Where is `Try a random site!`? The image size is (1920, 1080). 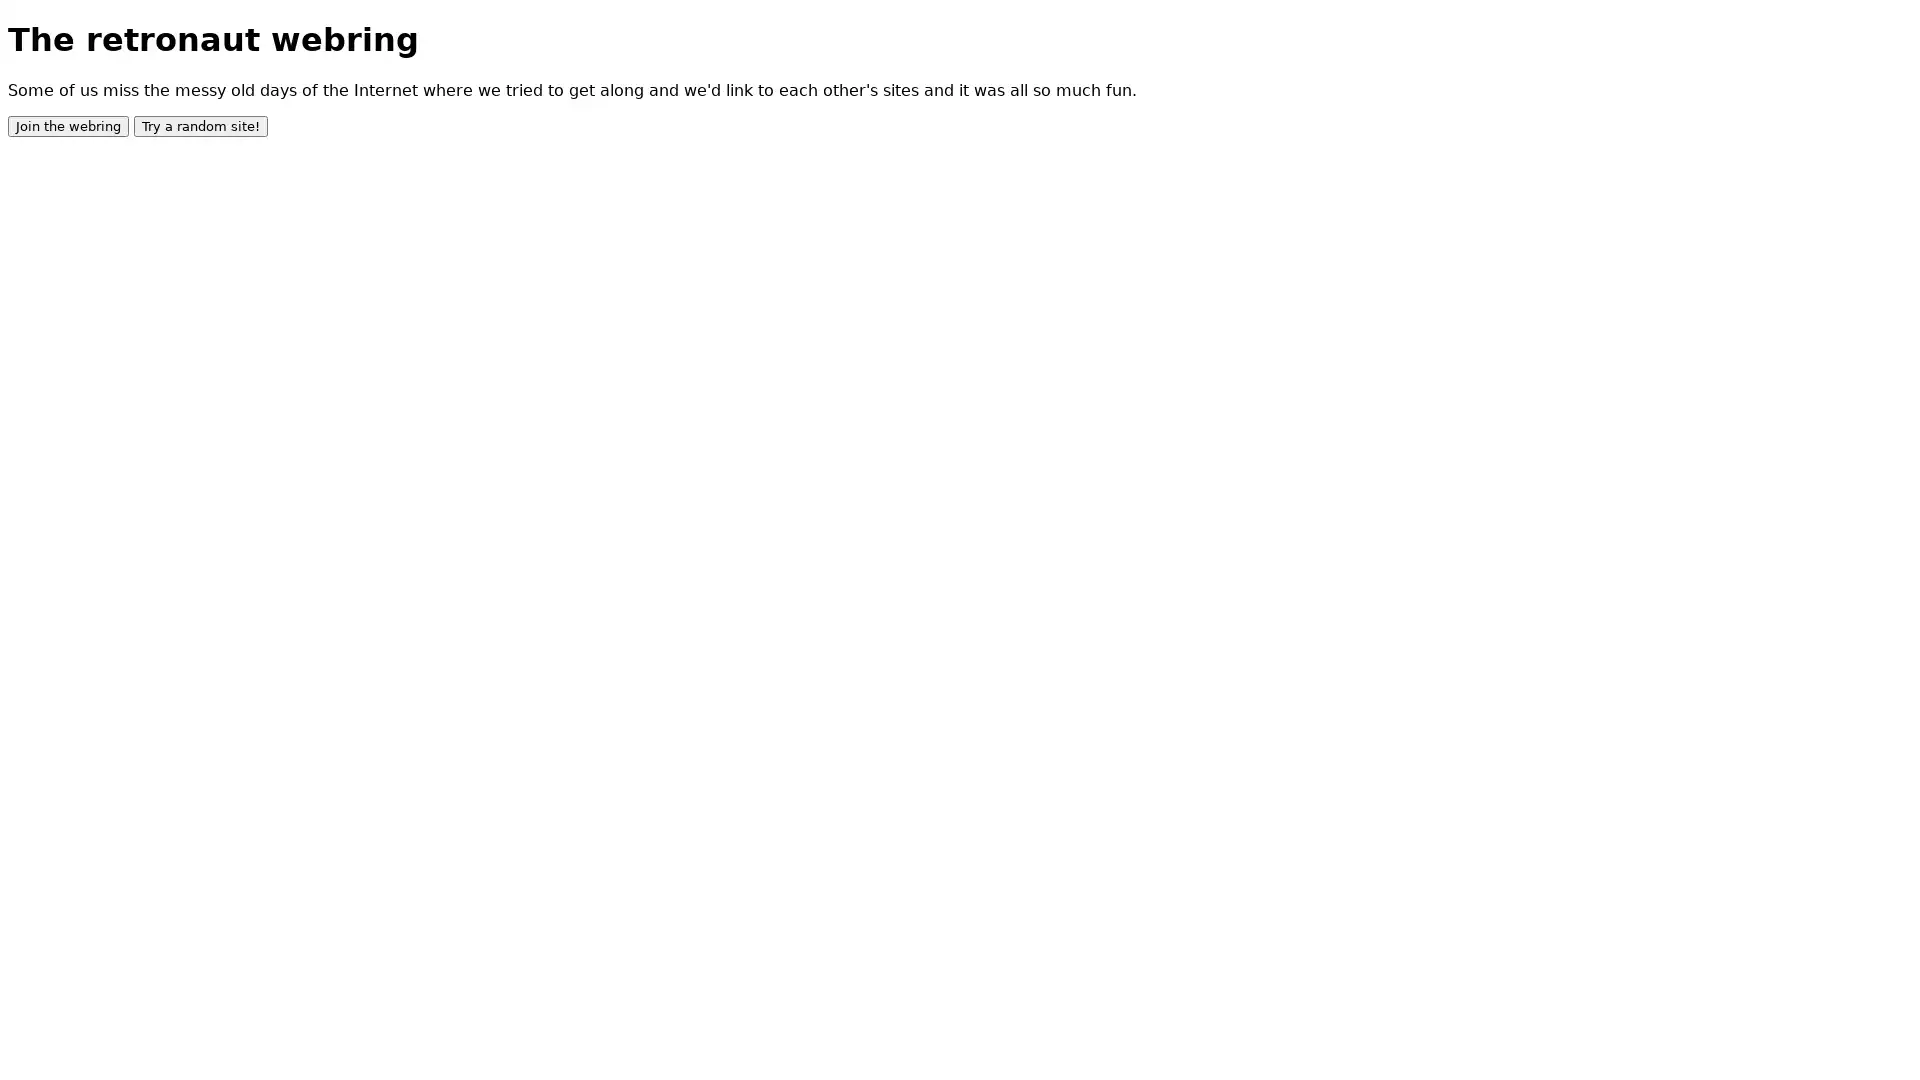 Try a random site! is located at coordinates (201, 125).